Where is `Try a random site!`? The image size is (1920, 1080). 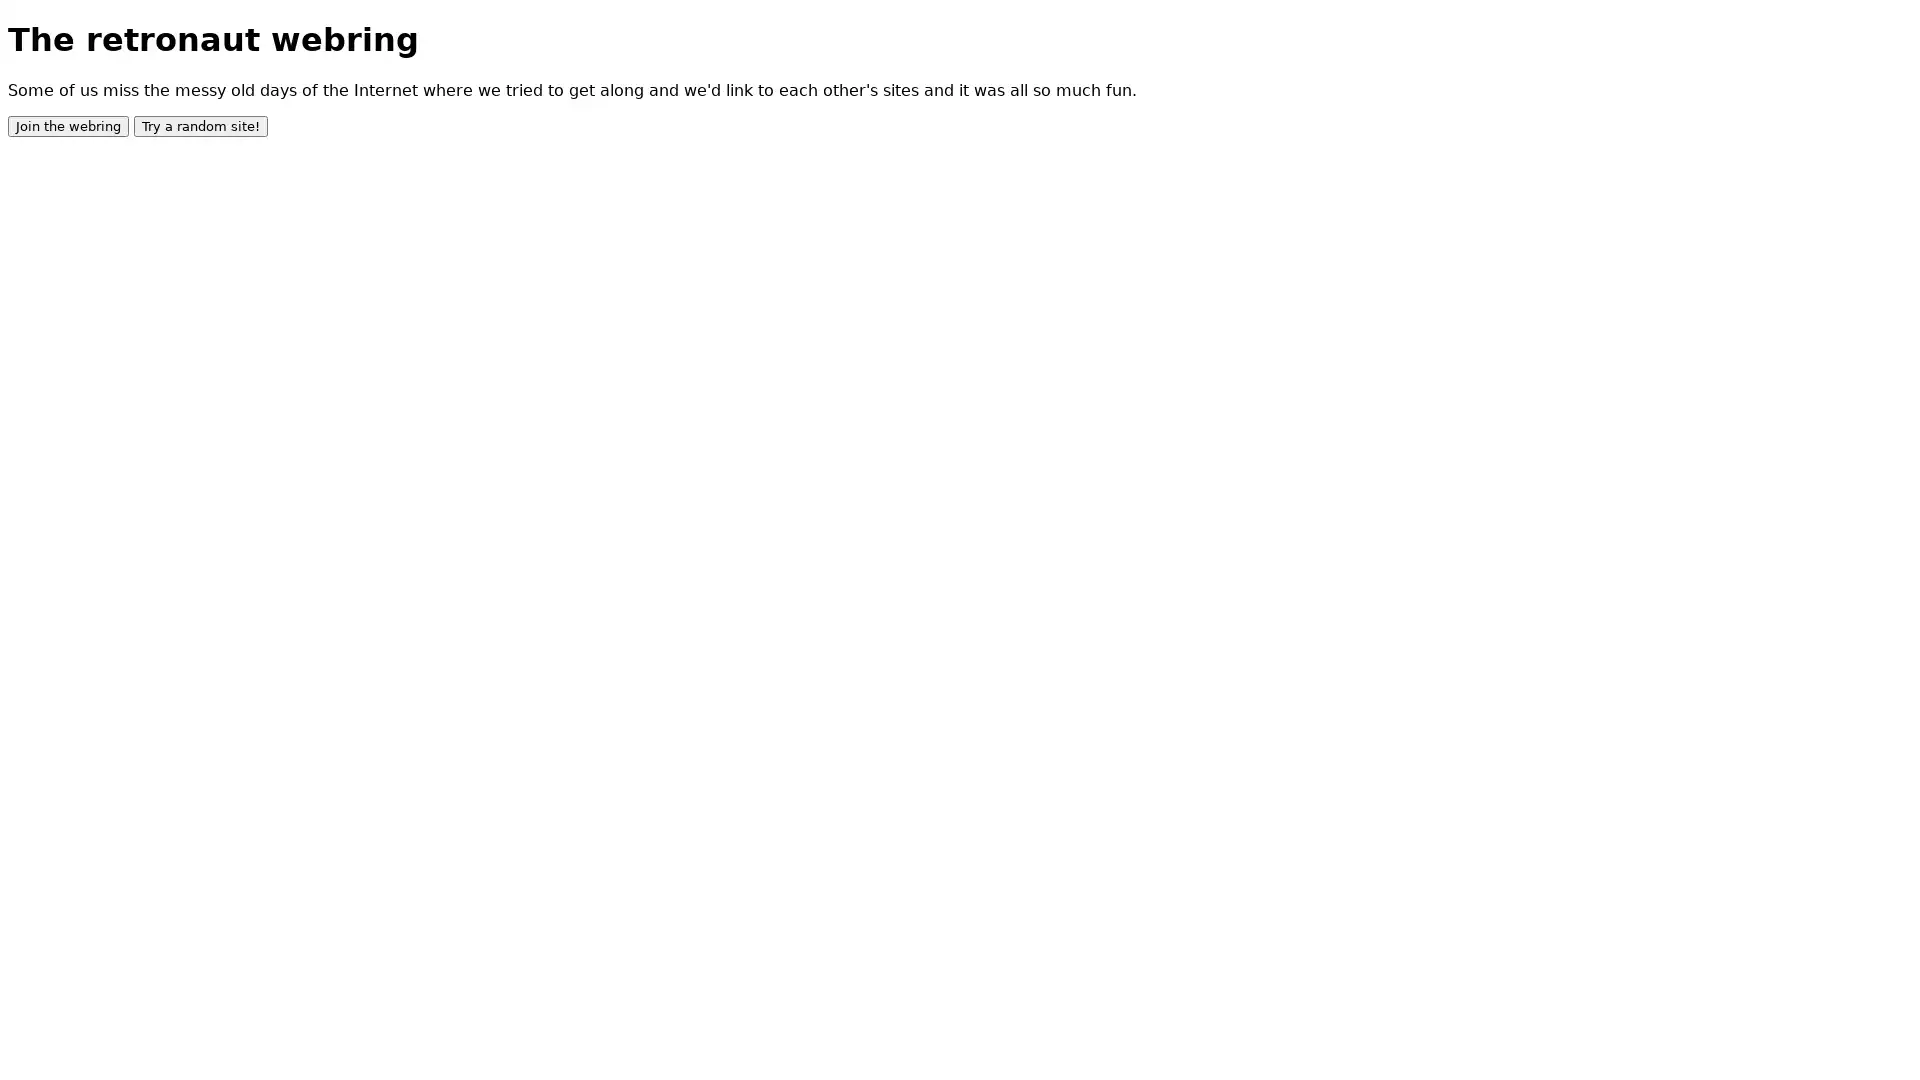 Try a random site! is located at coordinates (201, 125).